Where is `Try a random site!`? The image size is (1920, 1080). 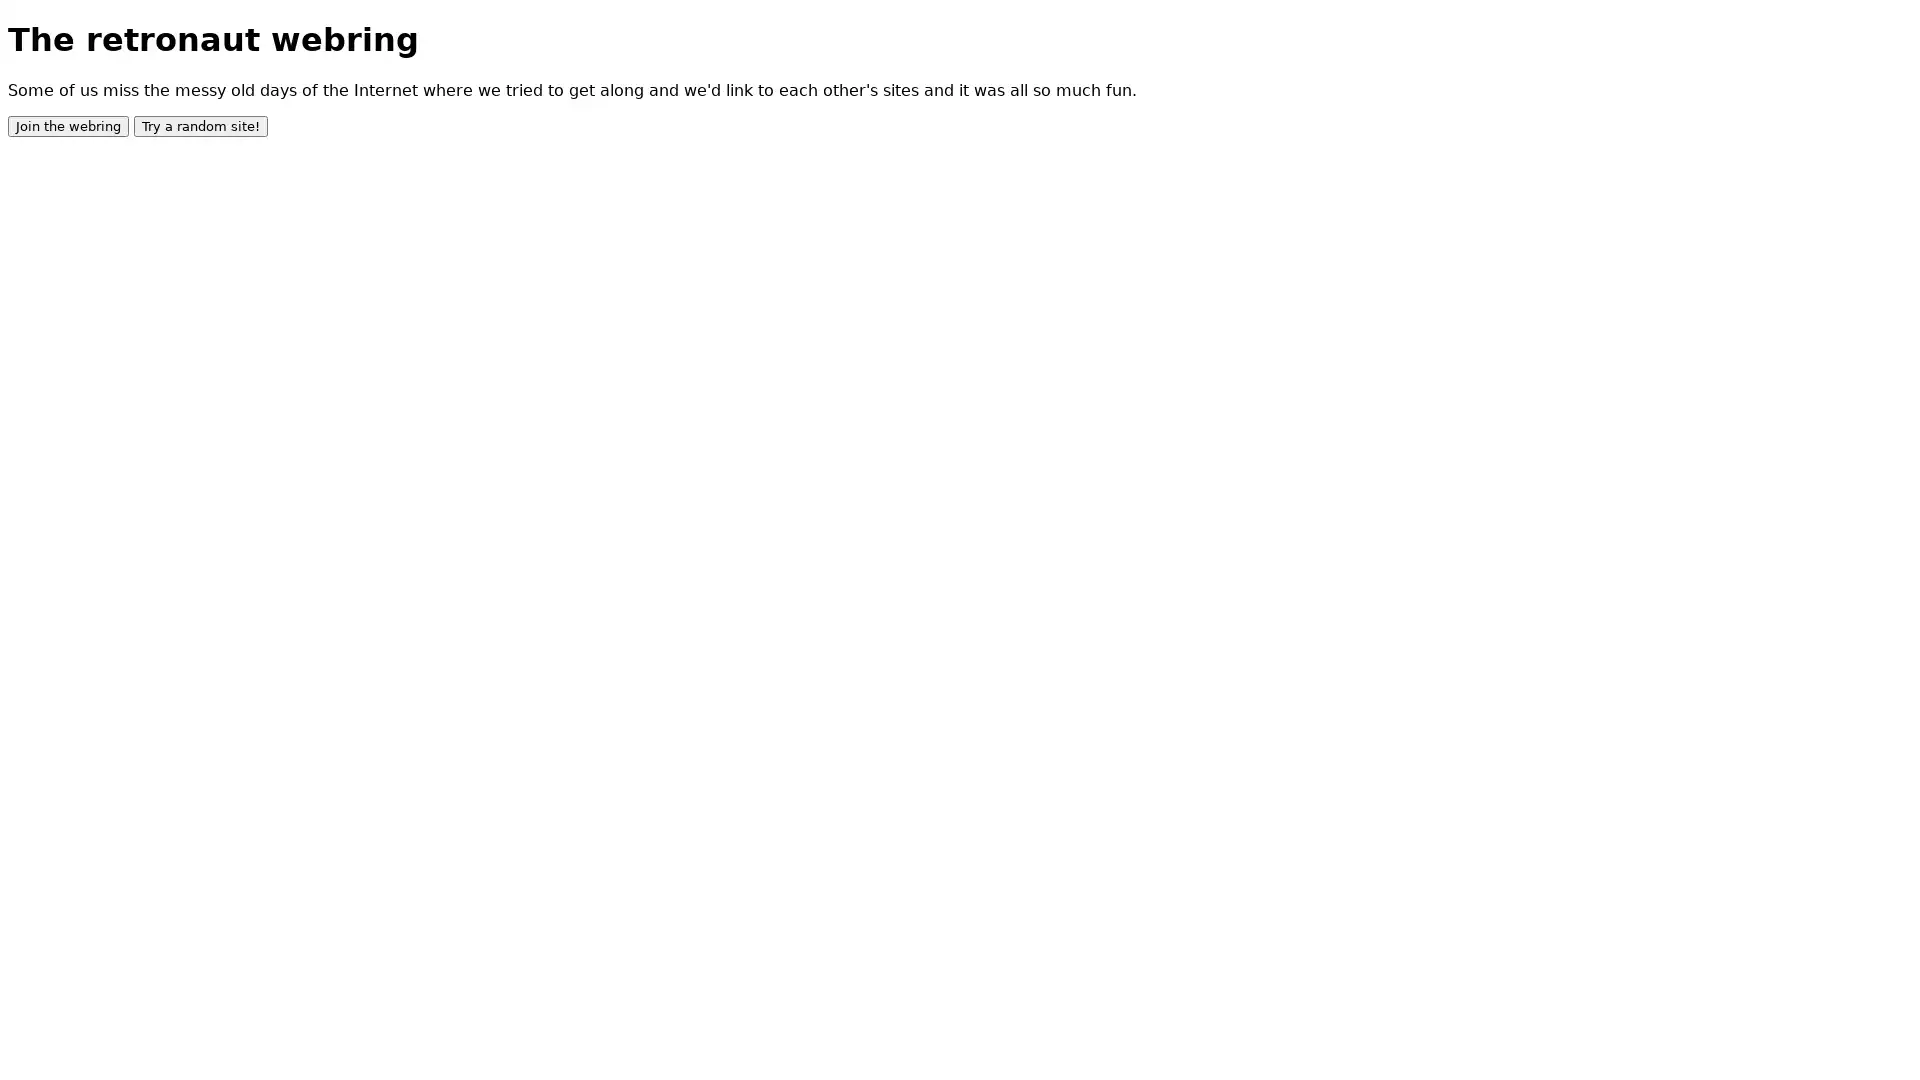 Try a random site! is located at coordinates (201, 125).